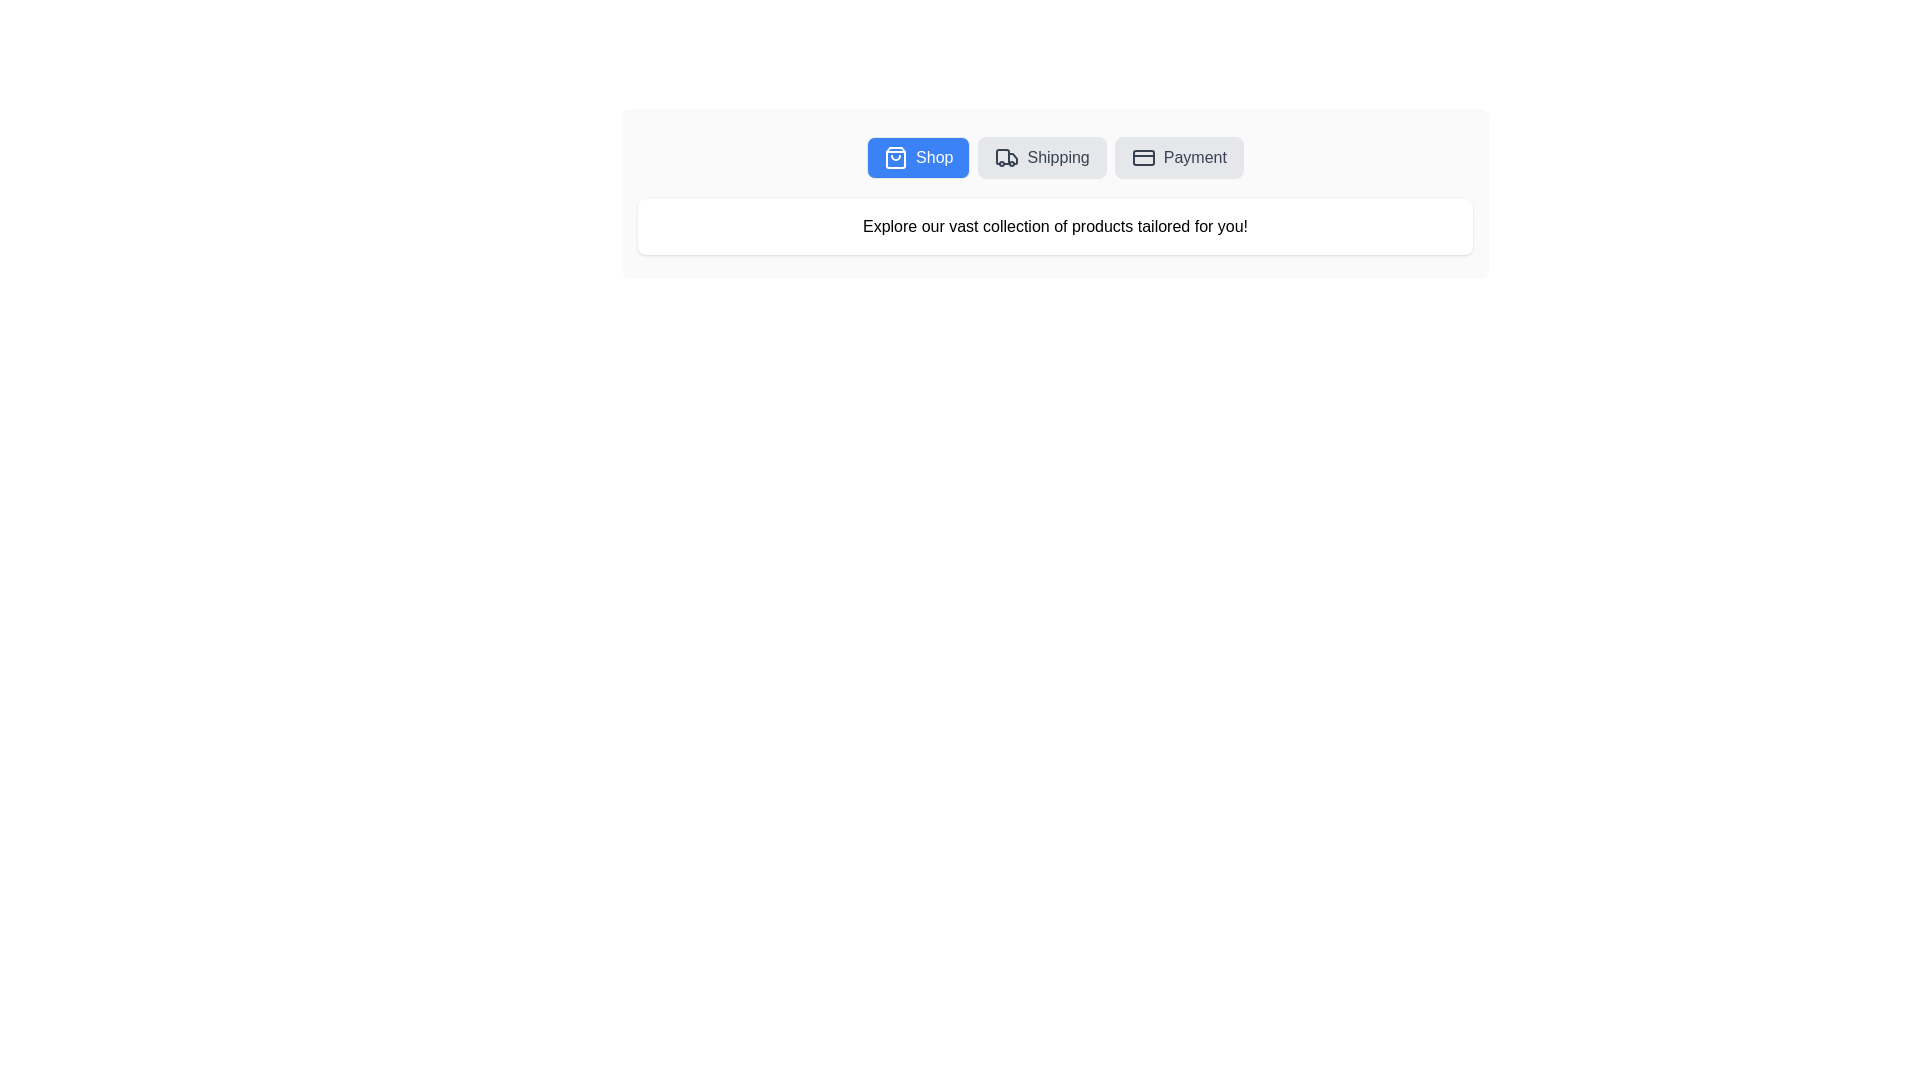 This screenshot has height=1080, width=1920. What do you see at coordinates (1054, 157) in the screenshot?
I see `the Tab Bar` at bounding box center [1054, 157].